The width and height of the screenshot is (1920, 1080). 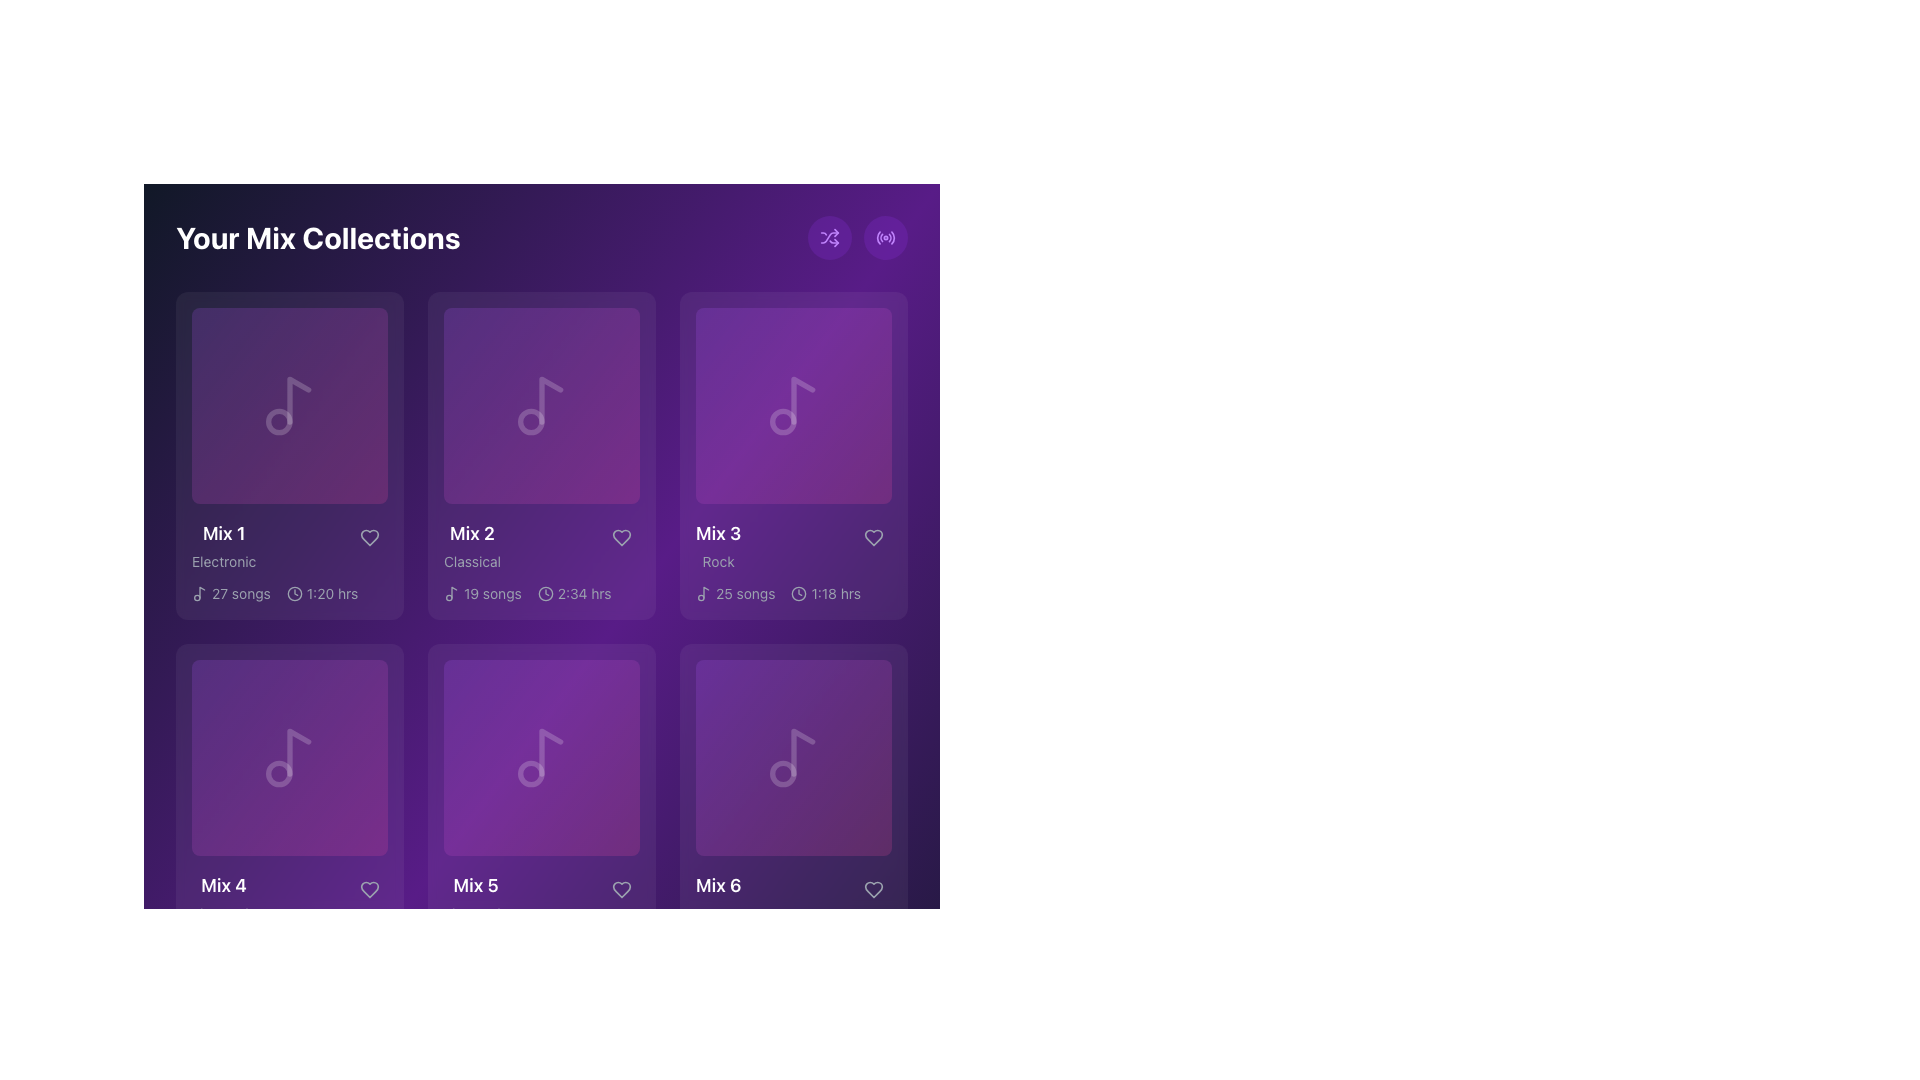 I want to click on the circular purple button with rounded edges located centrally within the 'Mix 3' card to trigger its hover state, so click(x=792, y=405).